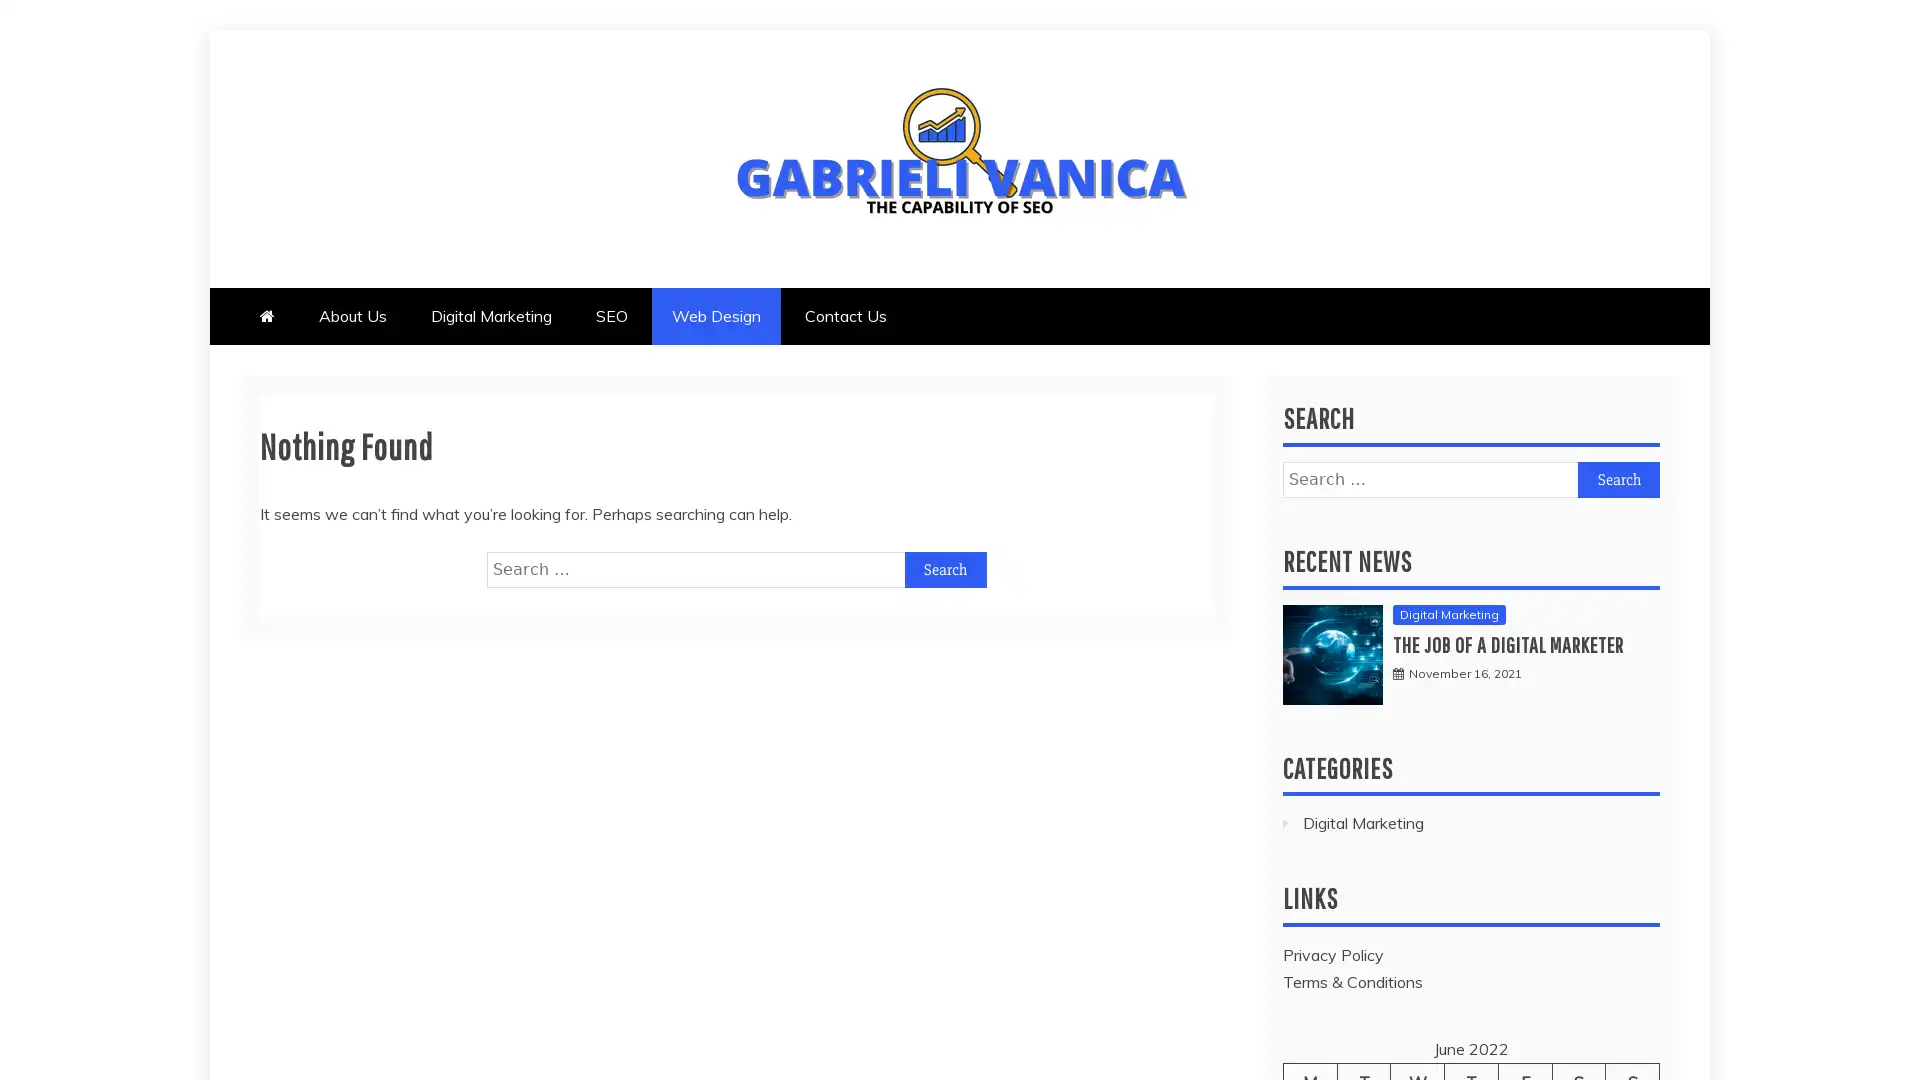 The width and height of the screenshot is (1920, 1080). What do you see at coordinates (944, 569) in the screenshot?
I see `Search` at bounding box center [944, 569].